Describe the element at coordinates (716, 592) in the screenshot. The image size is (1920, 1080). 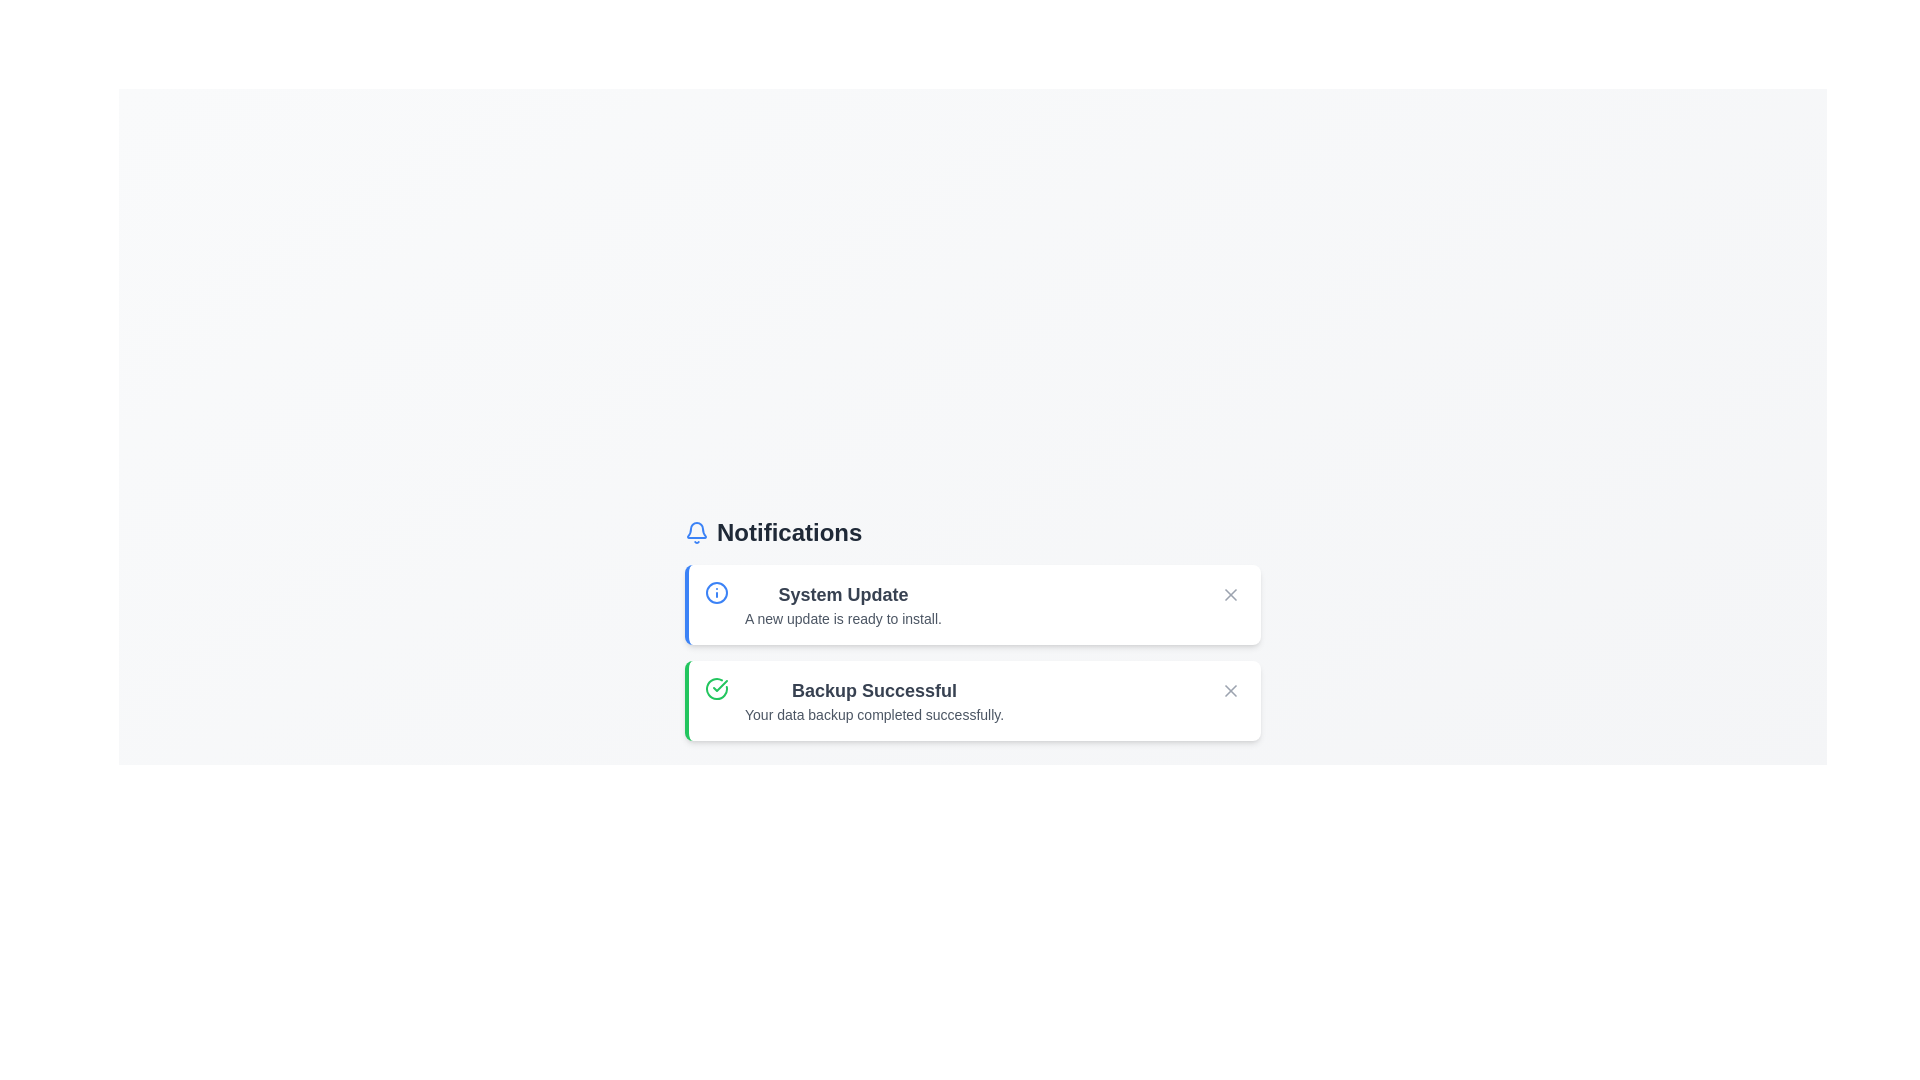
I see `the central SVG circle of the 'System Update' notification icon located at the top left of the interface` at that location.